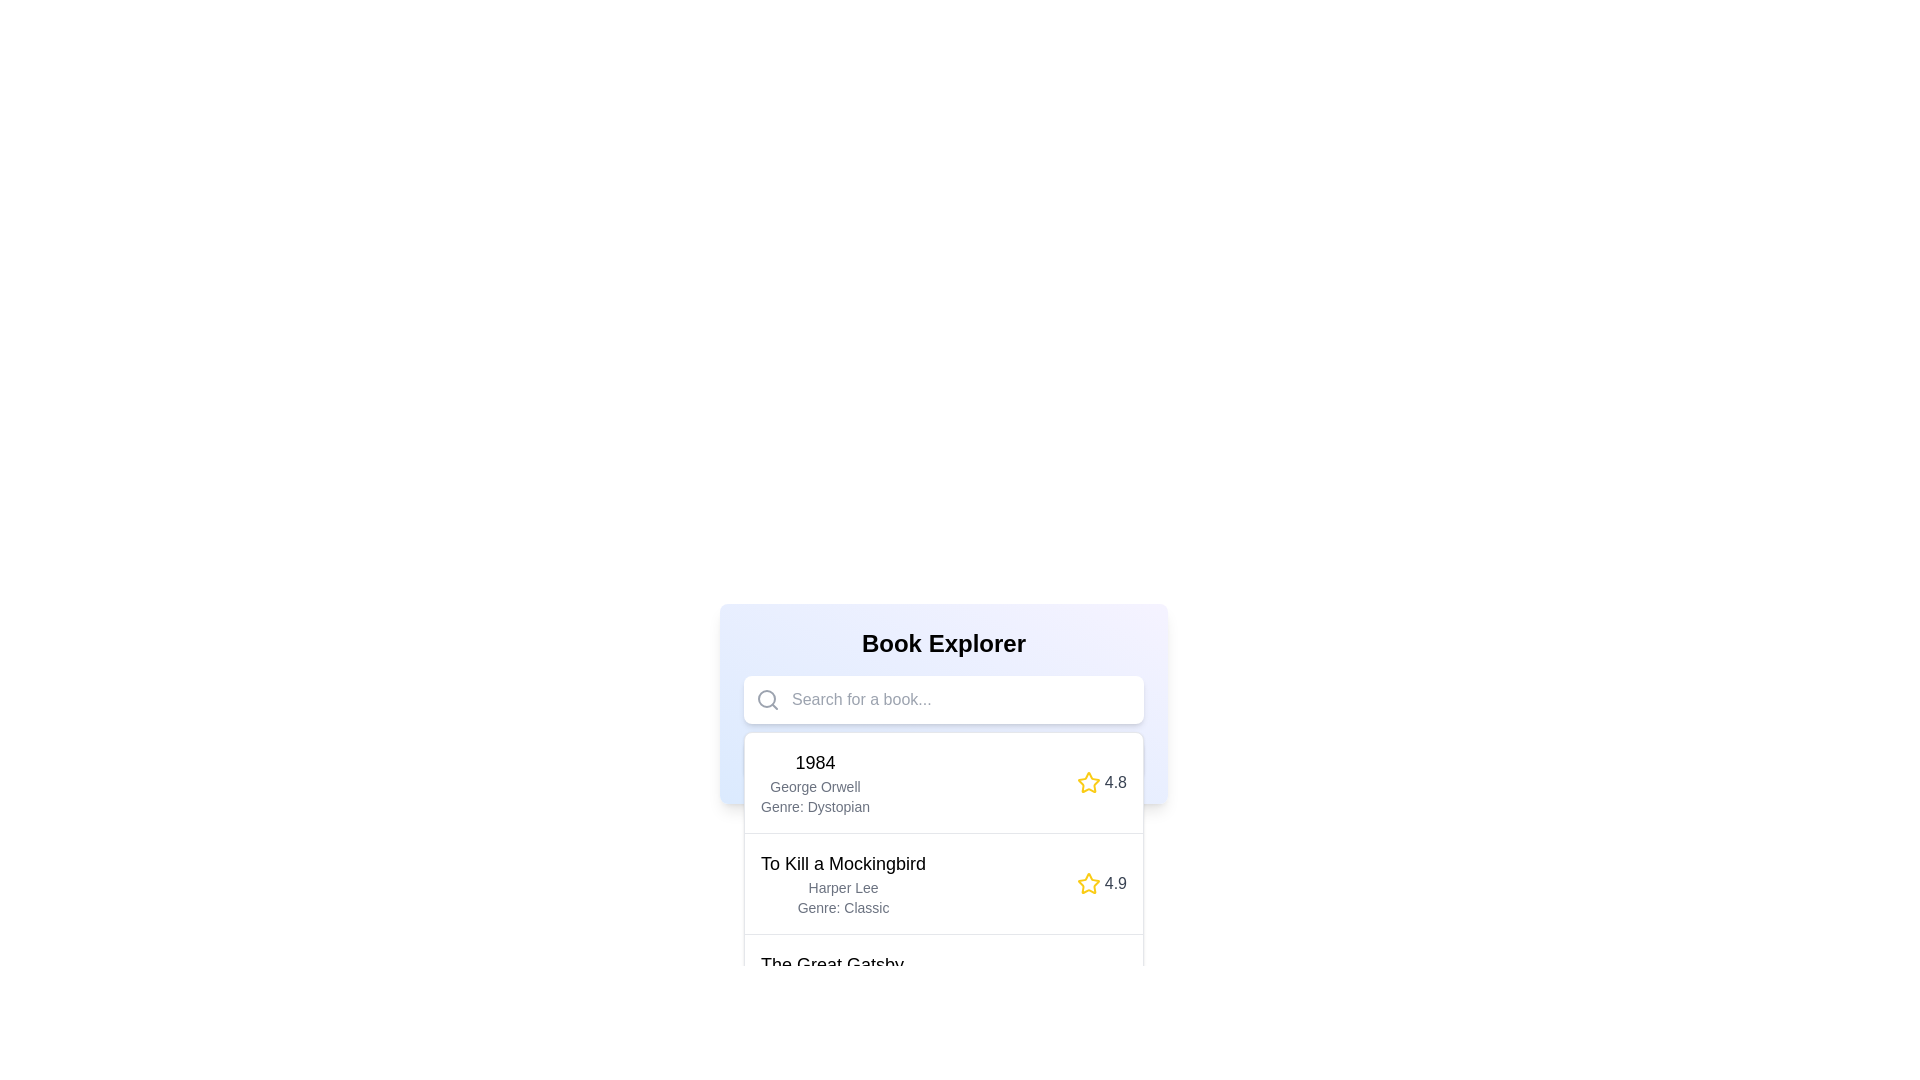 Image resolution: width=1920 pixels, height=1080 pixels. Describe the element at coordinates (943, 782) in the screenshot. I see `the first book entry in the list, which contains details like title, author, genre, and rating, located just beneath the search bar` at that location.